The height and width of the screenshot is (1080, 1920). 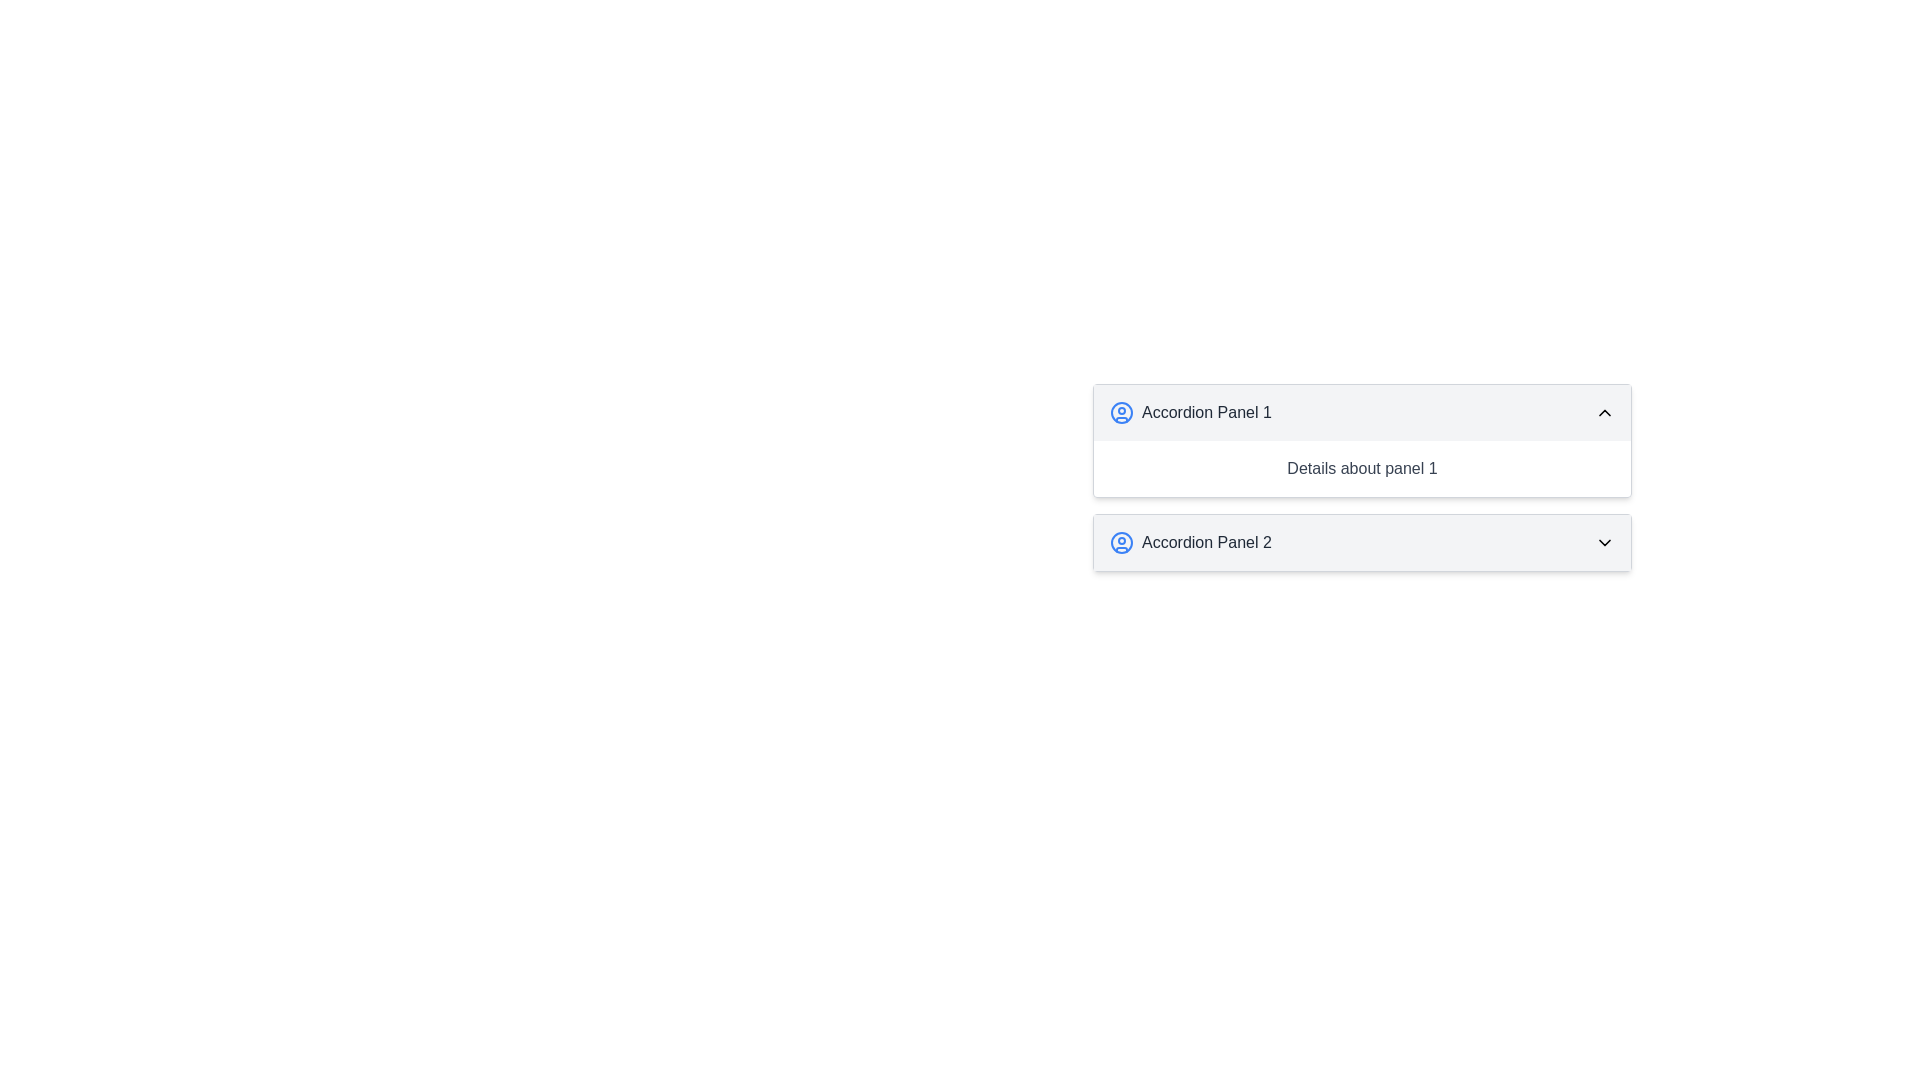 What do you see at coordinates (1205, 543) in the screenshot?
I see `the text label that identifies the associated panel within the accordion interface, located to the right of the user icon` at bounding box center [1205, 543].